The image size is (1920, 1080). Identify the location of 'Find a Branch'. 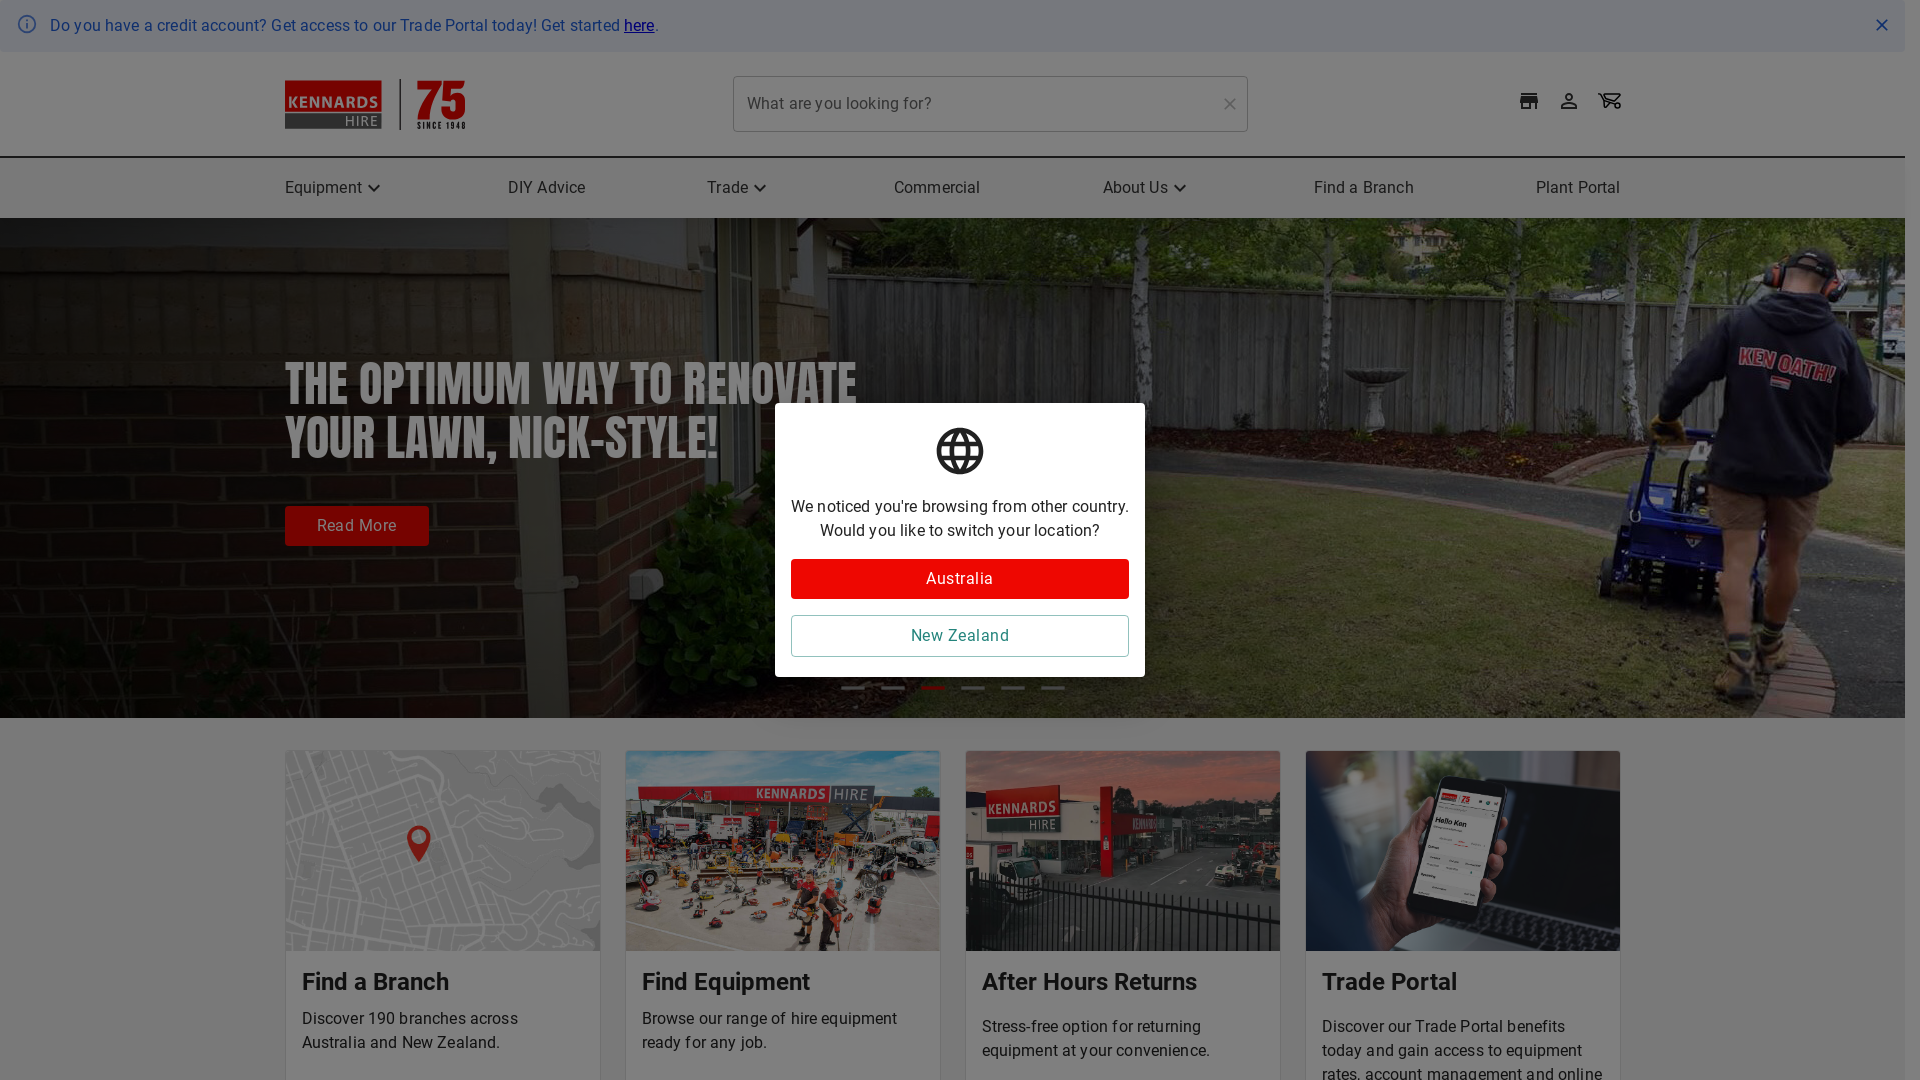
(1314, 188).